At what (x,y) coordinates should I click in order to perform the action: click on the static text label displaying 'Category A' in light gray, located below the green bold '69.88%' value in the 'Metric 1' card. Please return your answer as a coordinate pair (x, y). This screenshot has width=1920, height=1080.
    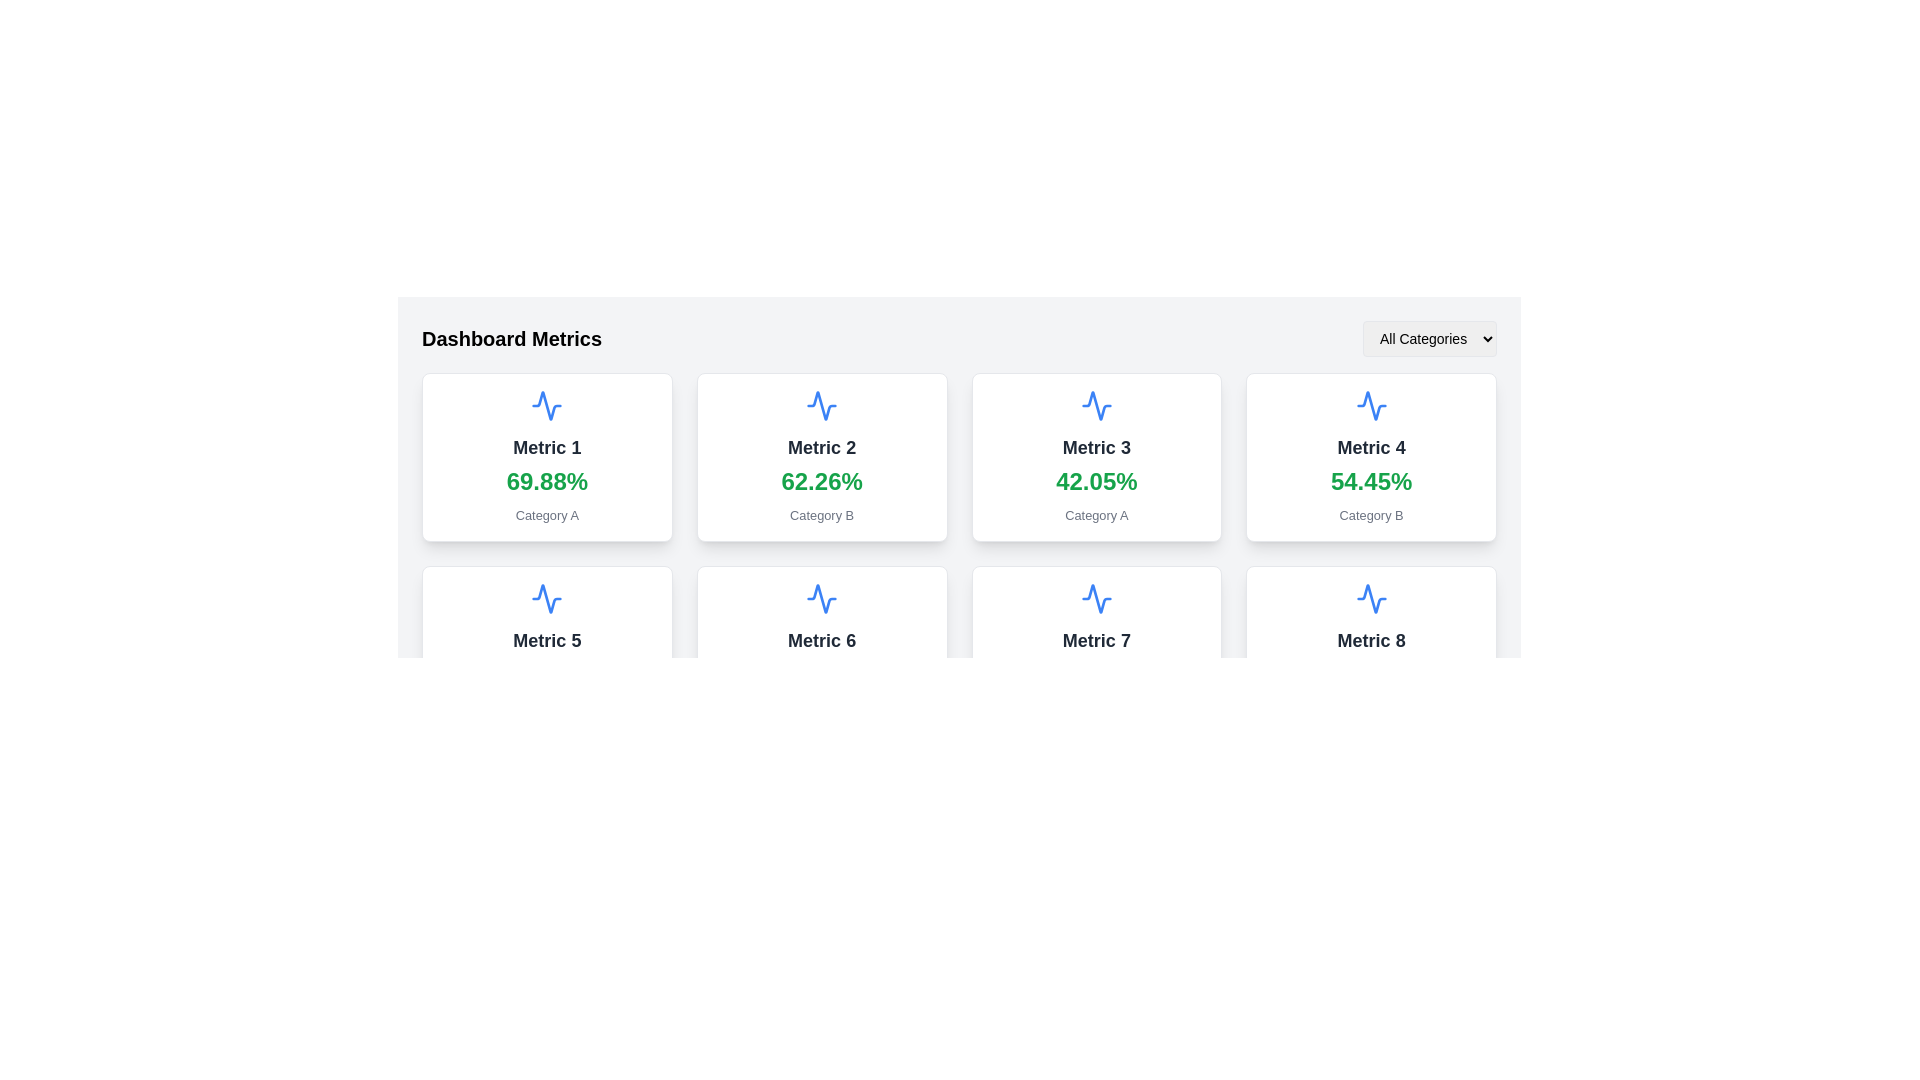
    Looking at the image, I should click on (547, 514).